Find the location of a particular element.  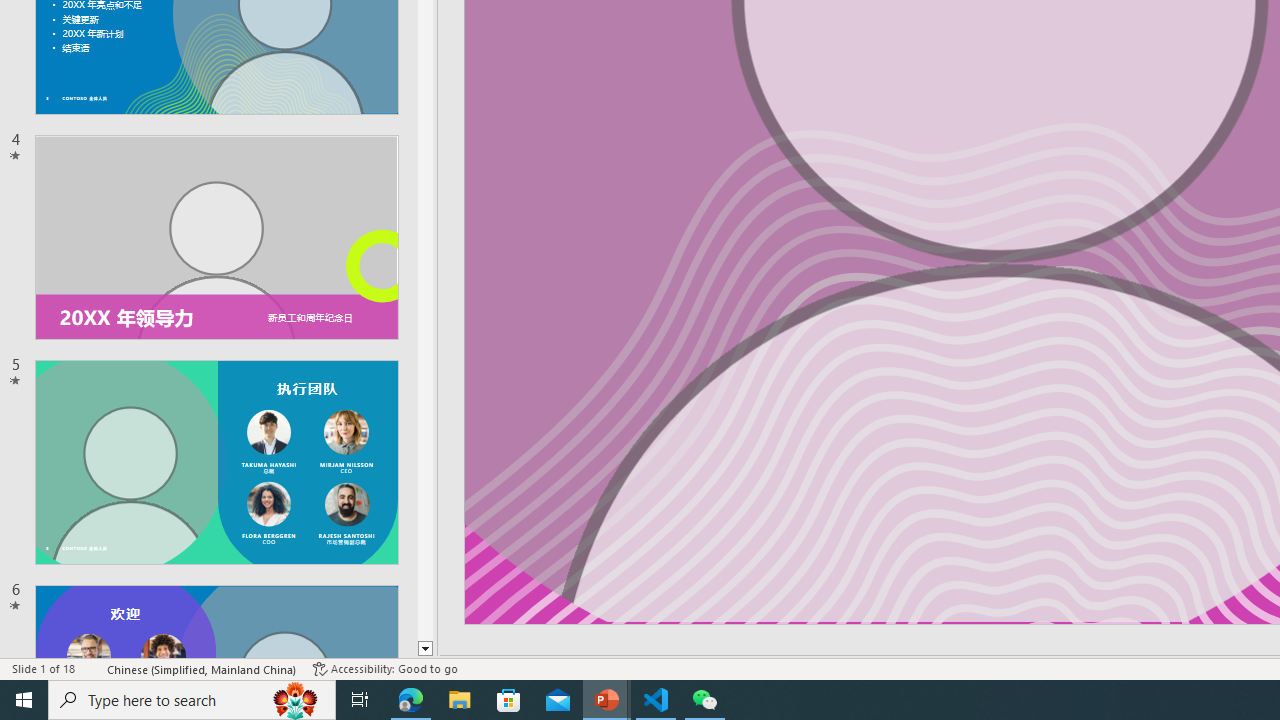

'Spell Check ' is located at coordinates (91, 669).